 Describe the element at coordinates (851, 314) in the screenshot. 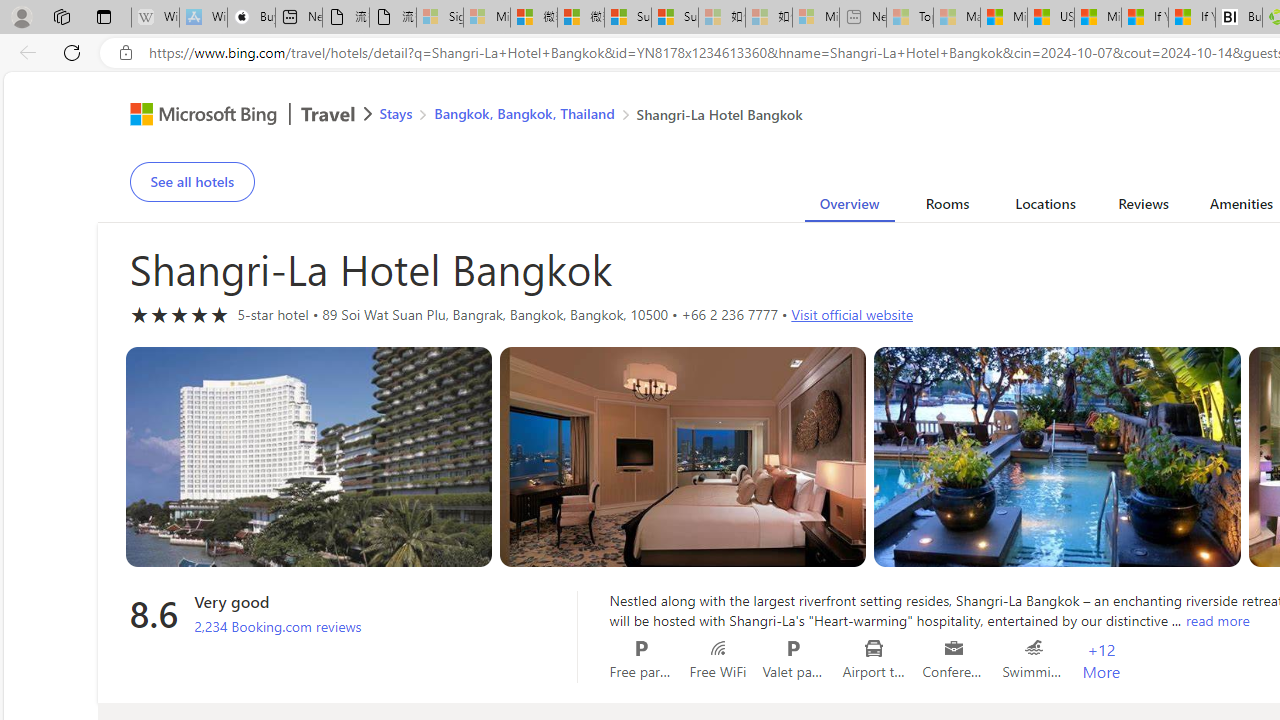

I see `'Visit official website'` at that location.